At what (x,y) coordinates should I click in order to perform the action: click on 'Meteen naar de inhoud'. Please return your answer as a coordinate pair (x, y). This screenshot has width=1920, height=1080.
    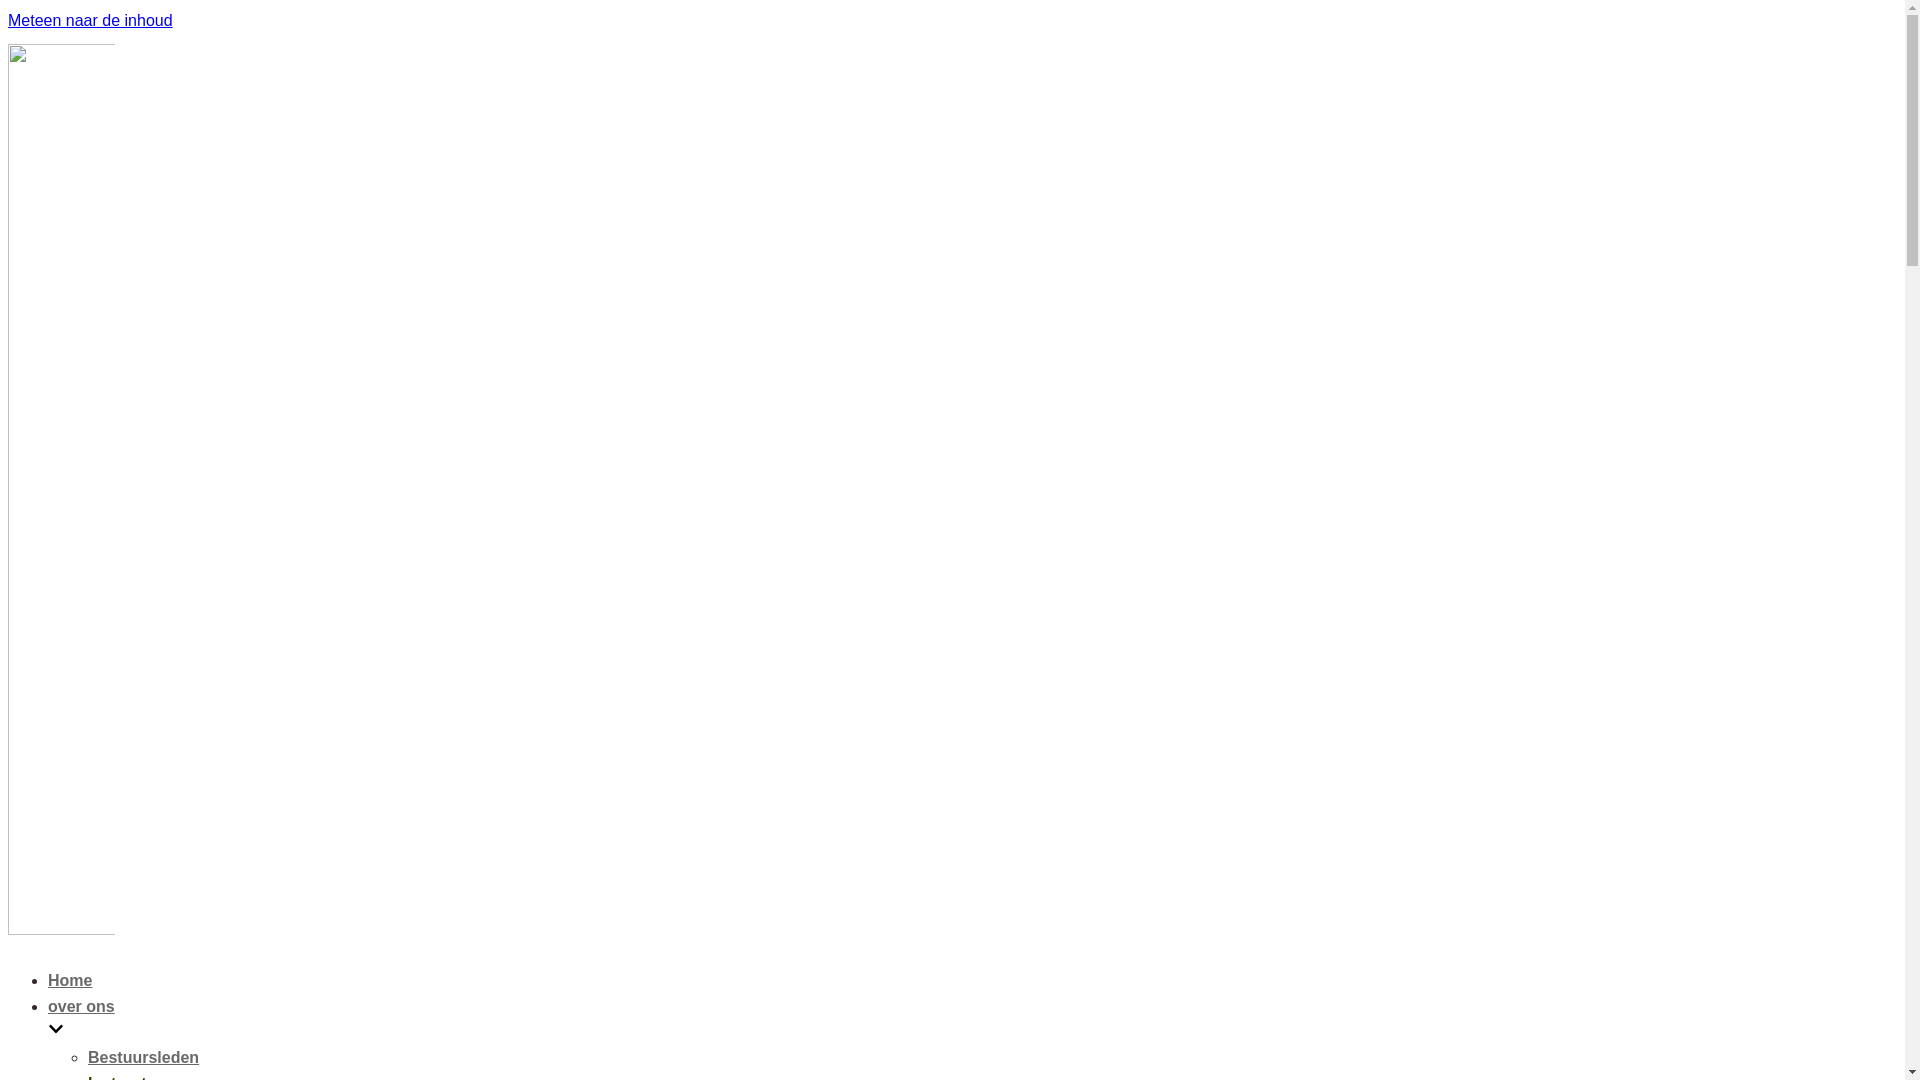
    Looking at the image, I should click on (89, 20).